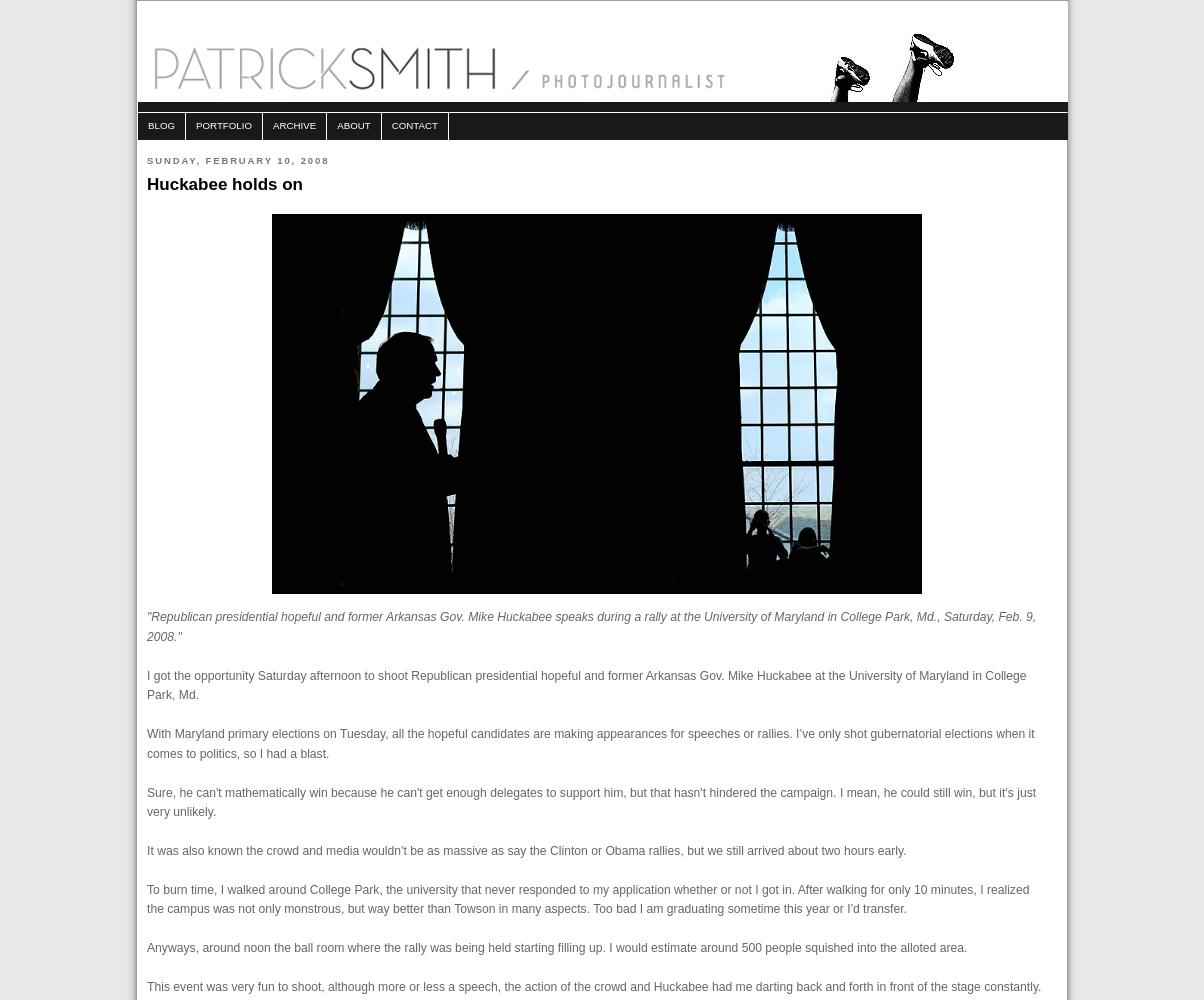  I want to click on 'Anyways, around noon the ball room where the rally was being held starting filling up. I would estimate around 500 people squished into the alloted area.', so click(556, 947).